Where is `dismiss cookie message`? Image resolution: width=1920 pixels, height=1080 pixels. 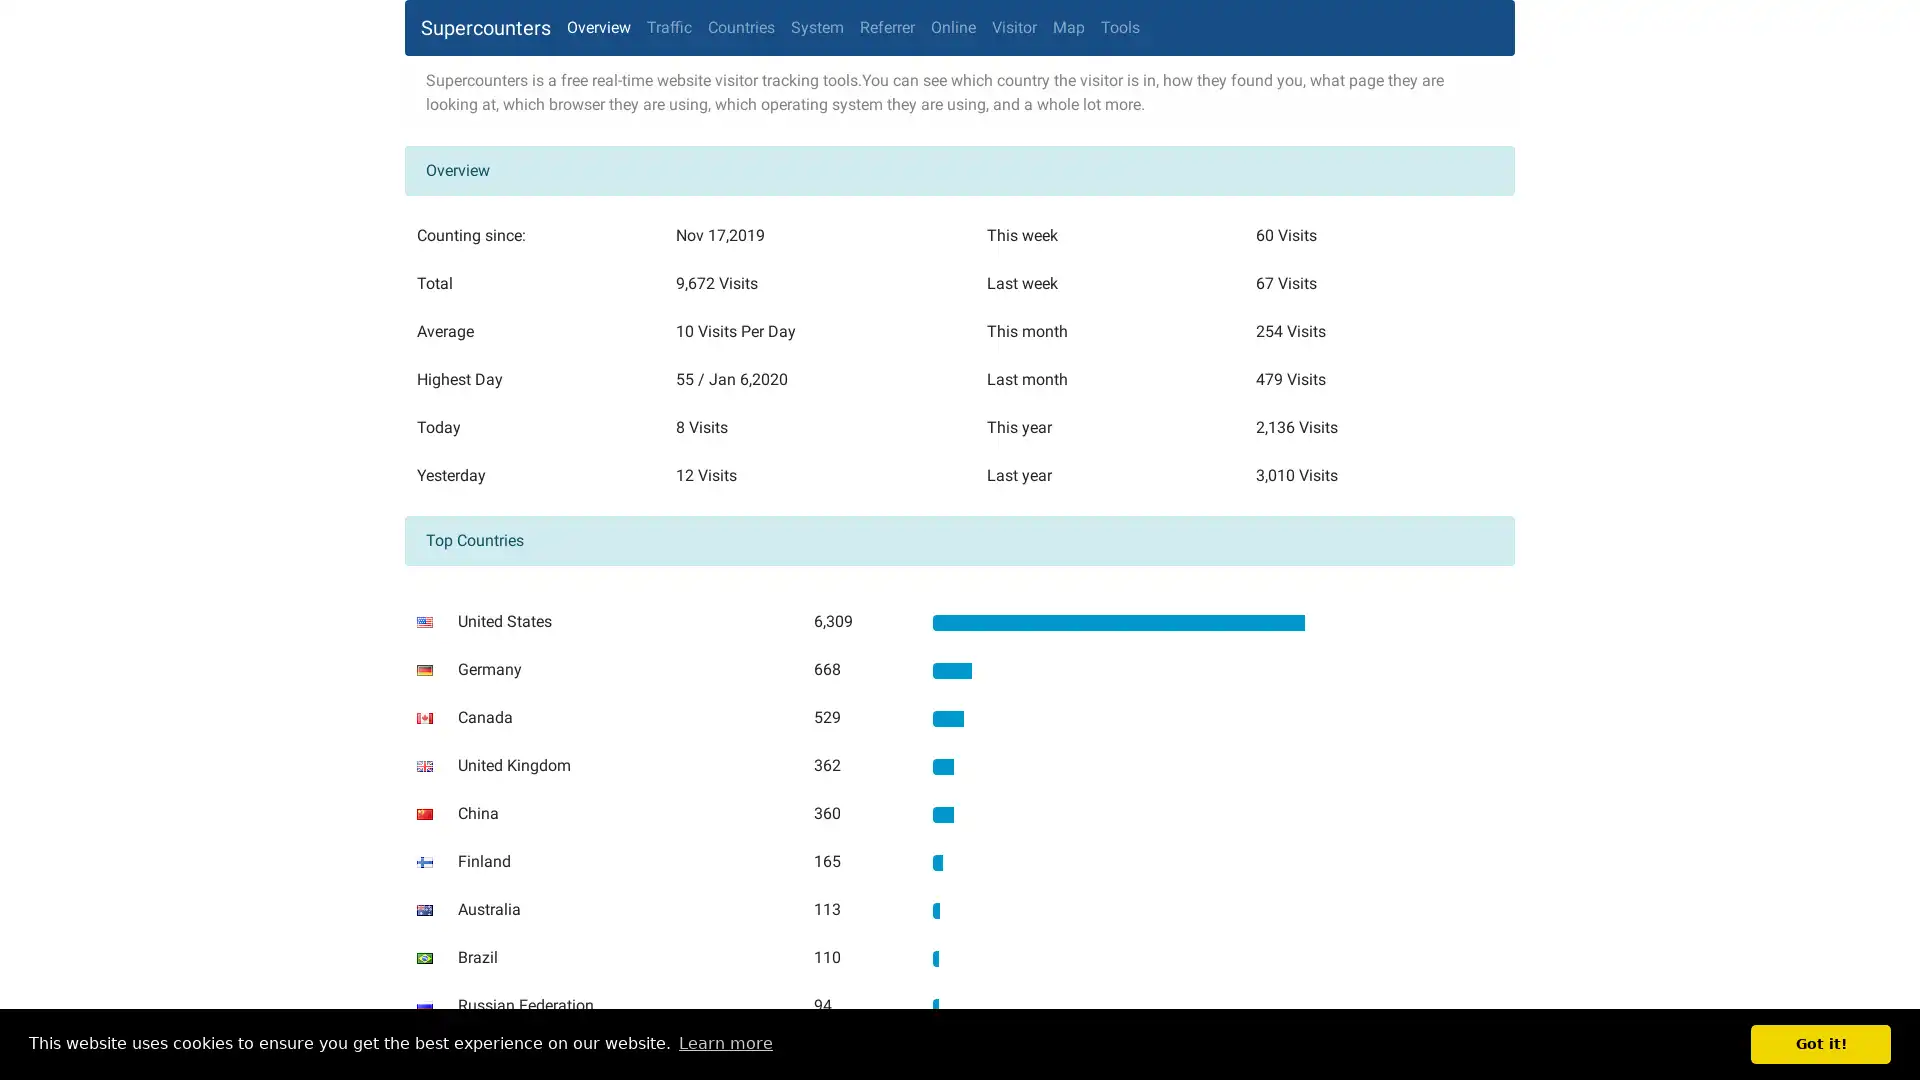
dismiss cookie message is located at coordinates (1820, 1043).